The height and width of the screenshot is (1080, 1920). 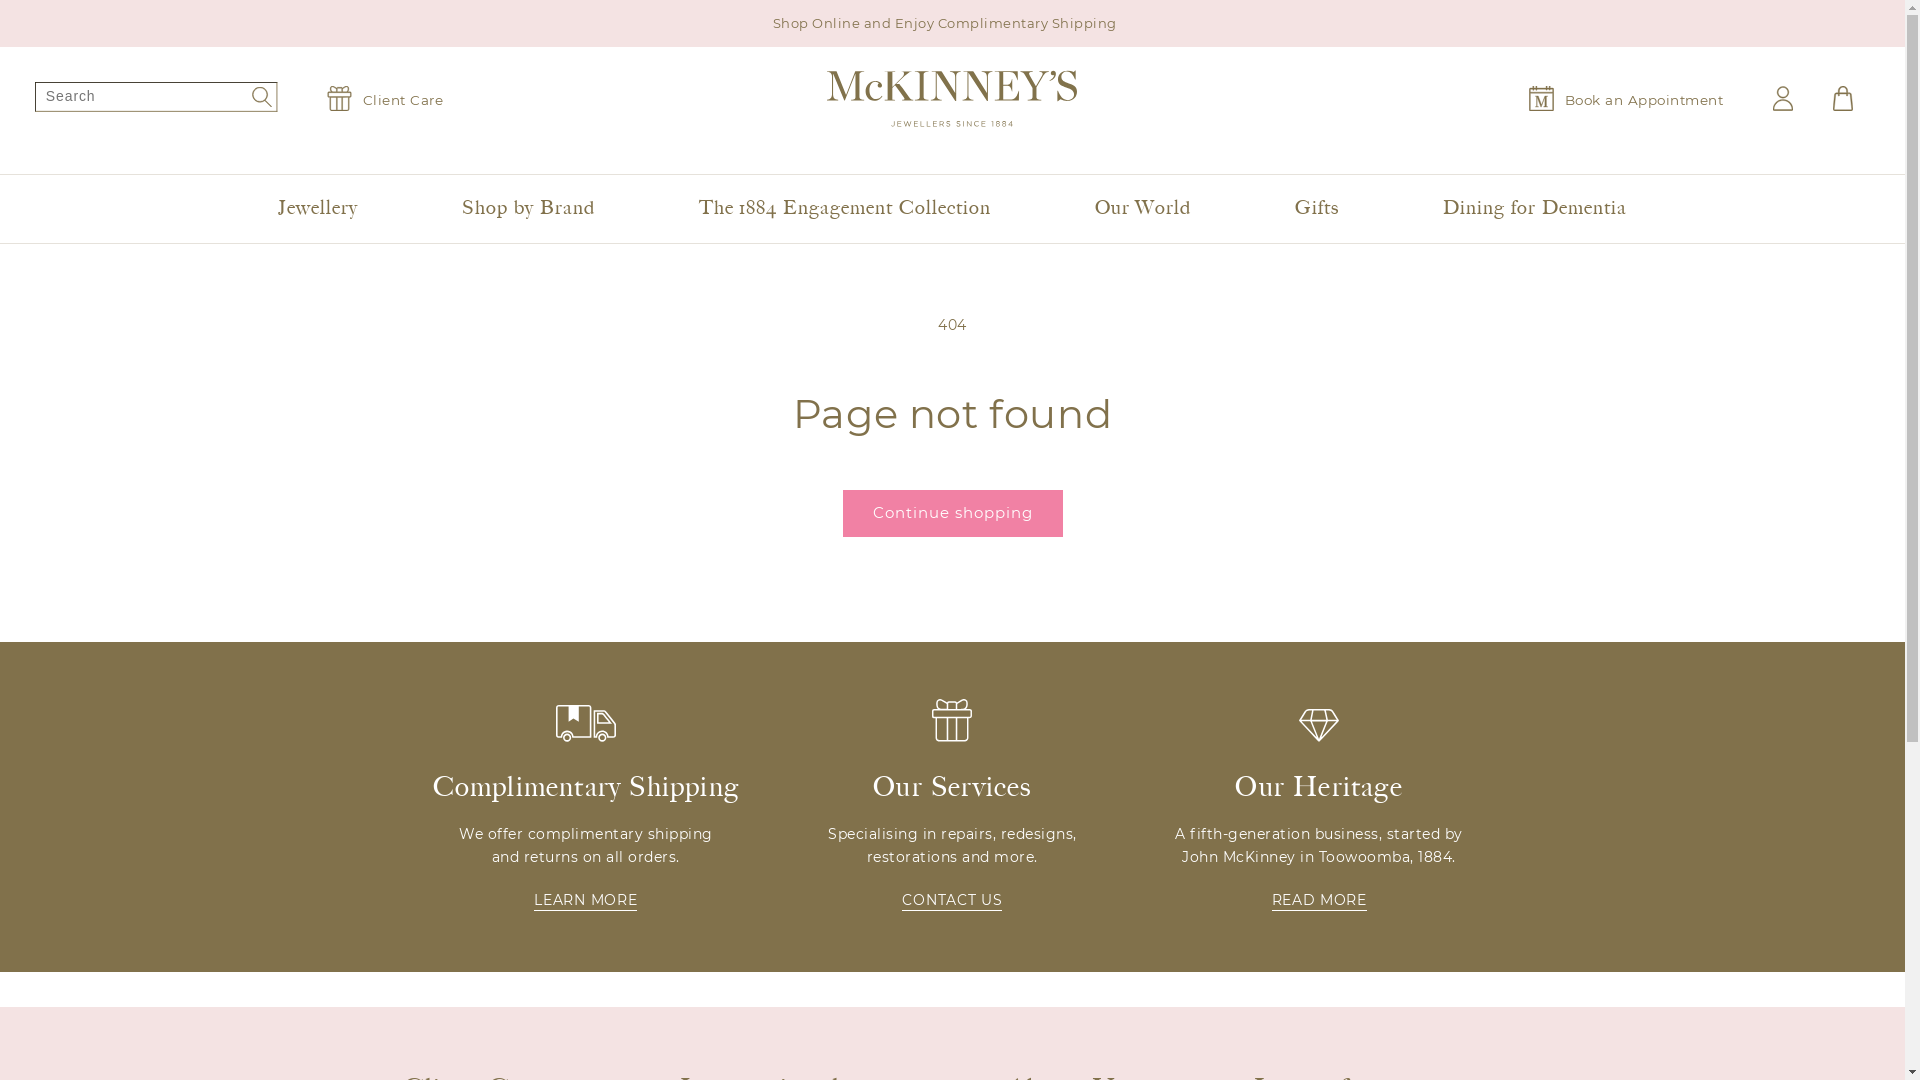 What do you see at coordinates (951, 23) in the screenshot?
I see `'Shop Online and Enjoy Complimentary Shipping'` at bounding box center [951, 23].